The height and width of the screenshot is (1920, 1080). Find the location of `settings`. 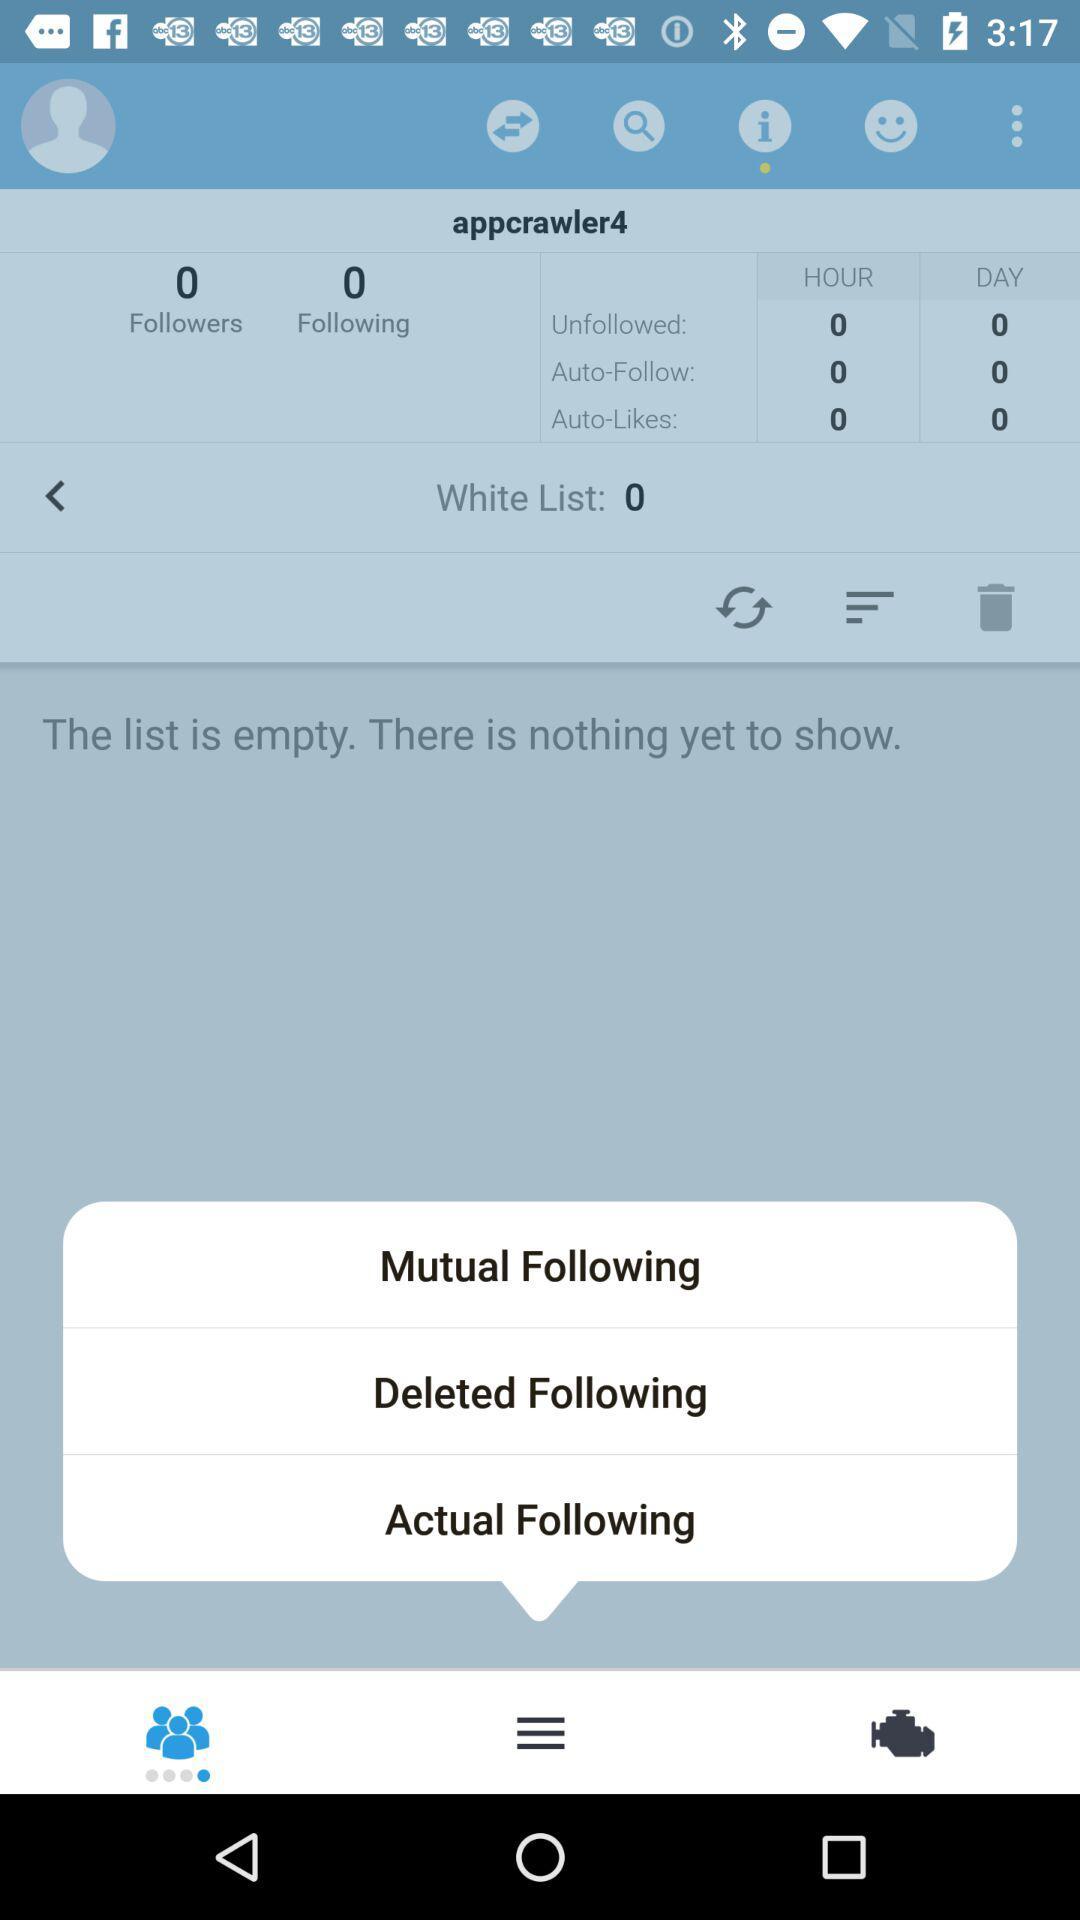

settings is located at coordinates (1017, 124).